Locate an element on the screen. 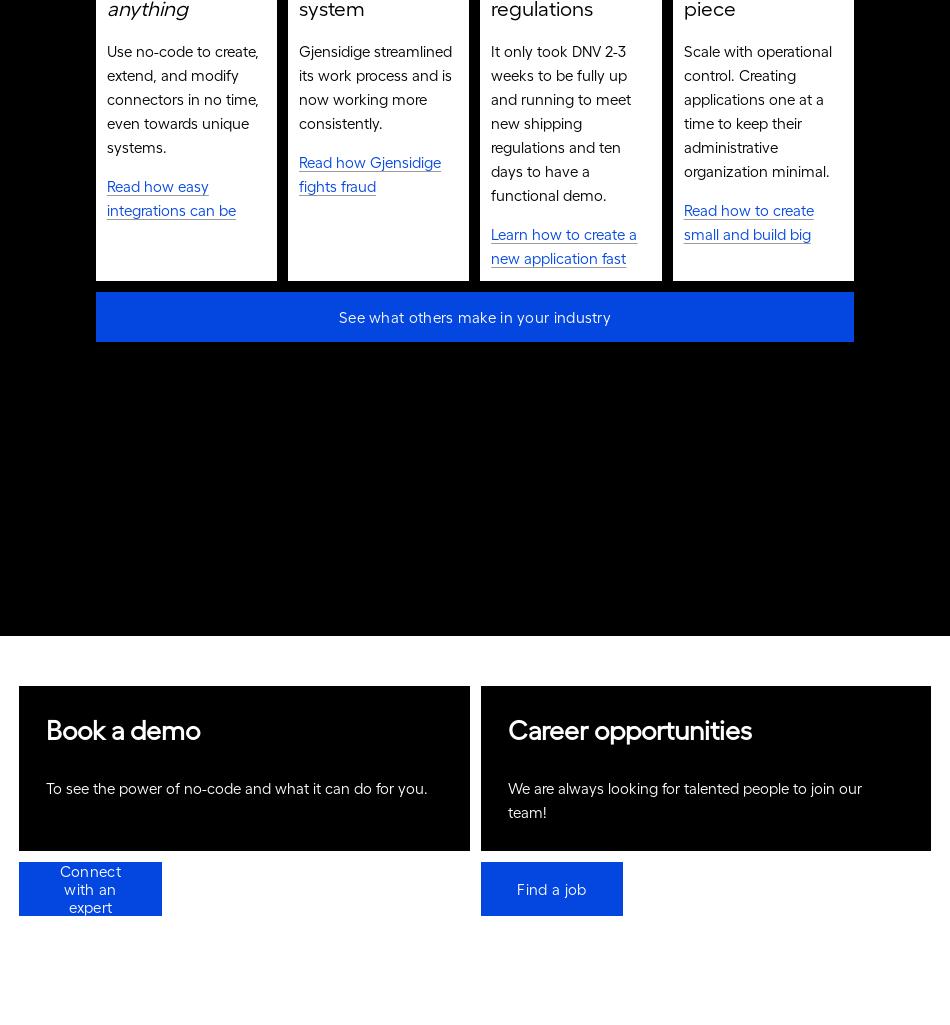  'Use no-code to create, extend, and modify connectors in no time, even towards unique systems.' is located at coordinates (106, 105).